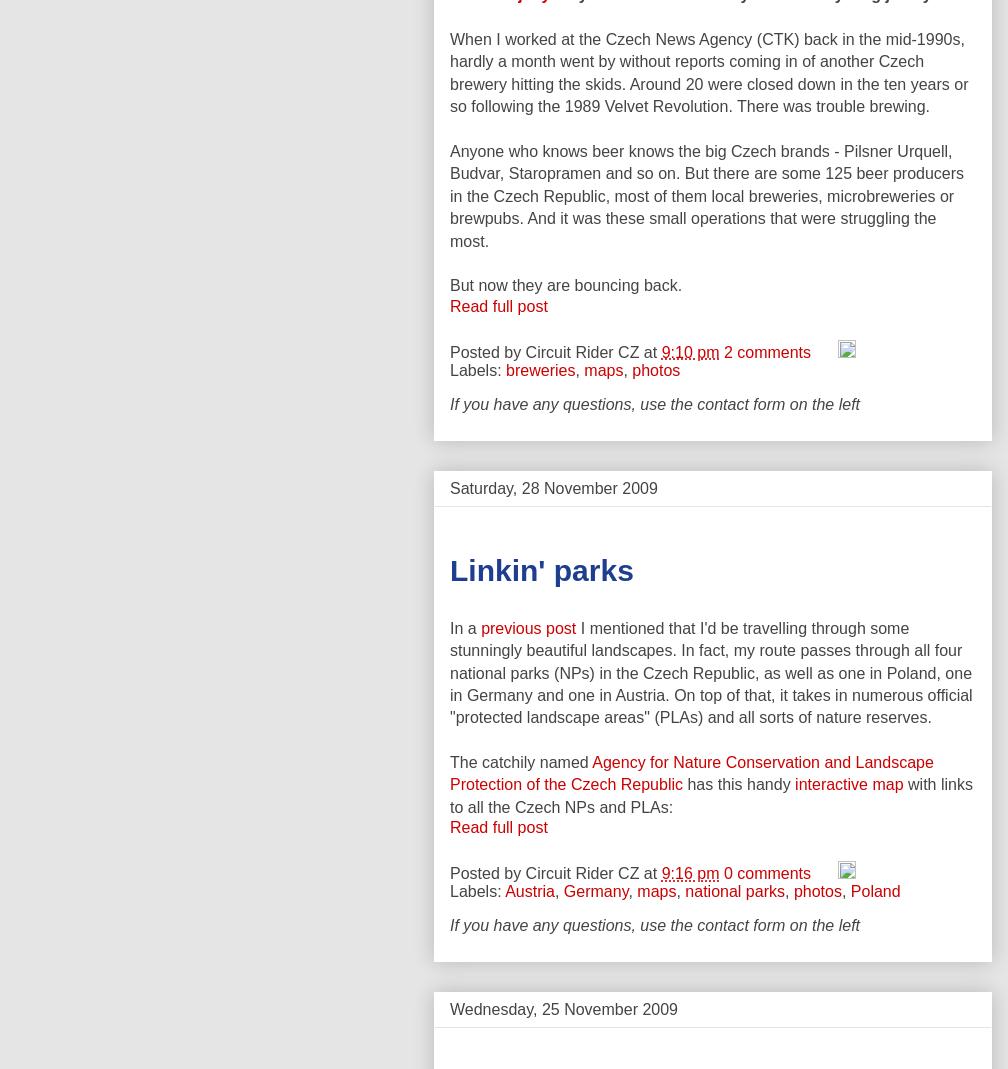 The height and width of the screenshot is (1069, 1008). What do you see at coordinates (540, 369) in the screenshot?
I see `'breweries'` at bounding box center [540, 369].